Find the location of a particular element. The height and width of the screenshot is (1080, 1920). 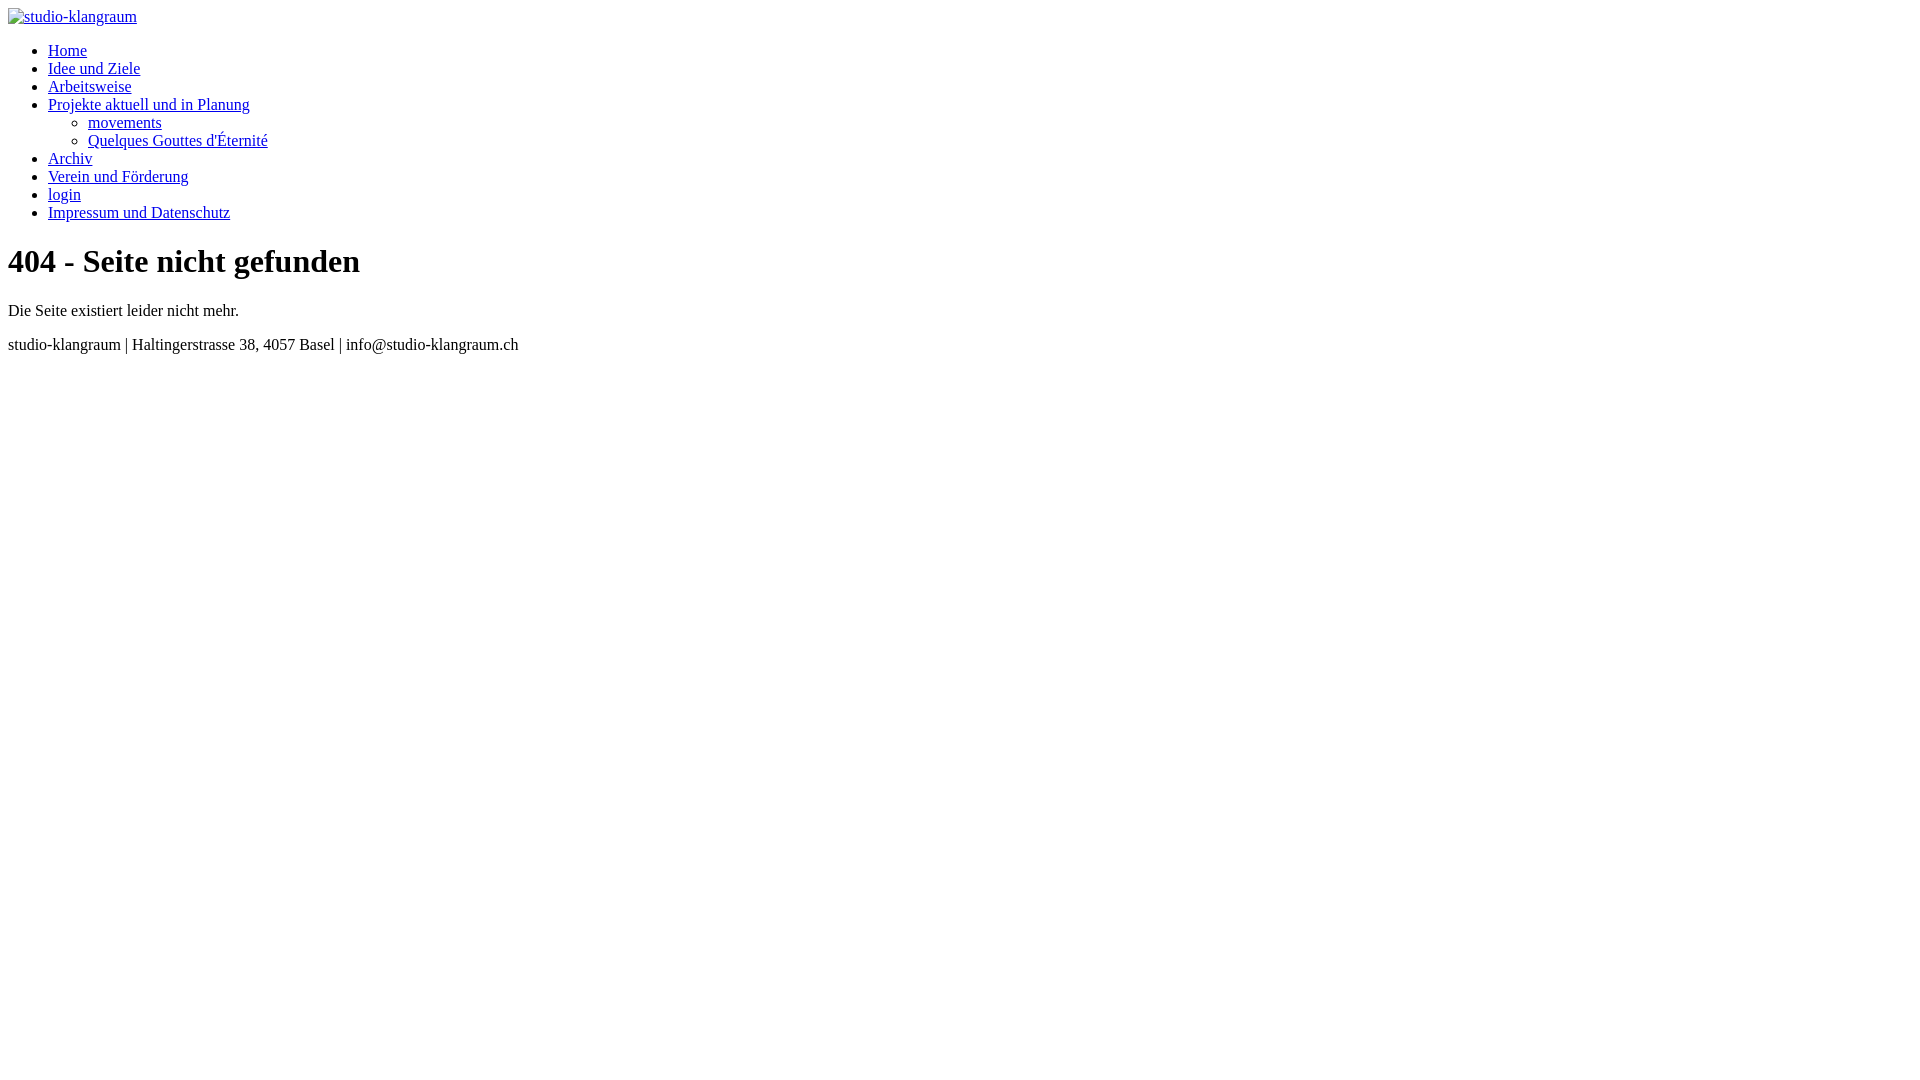

'Impressum und Datenschutz' is located at coordinates (138, 212).